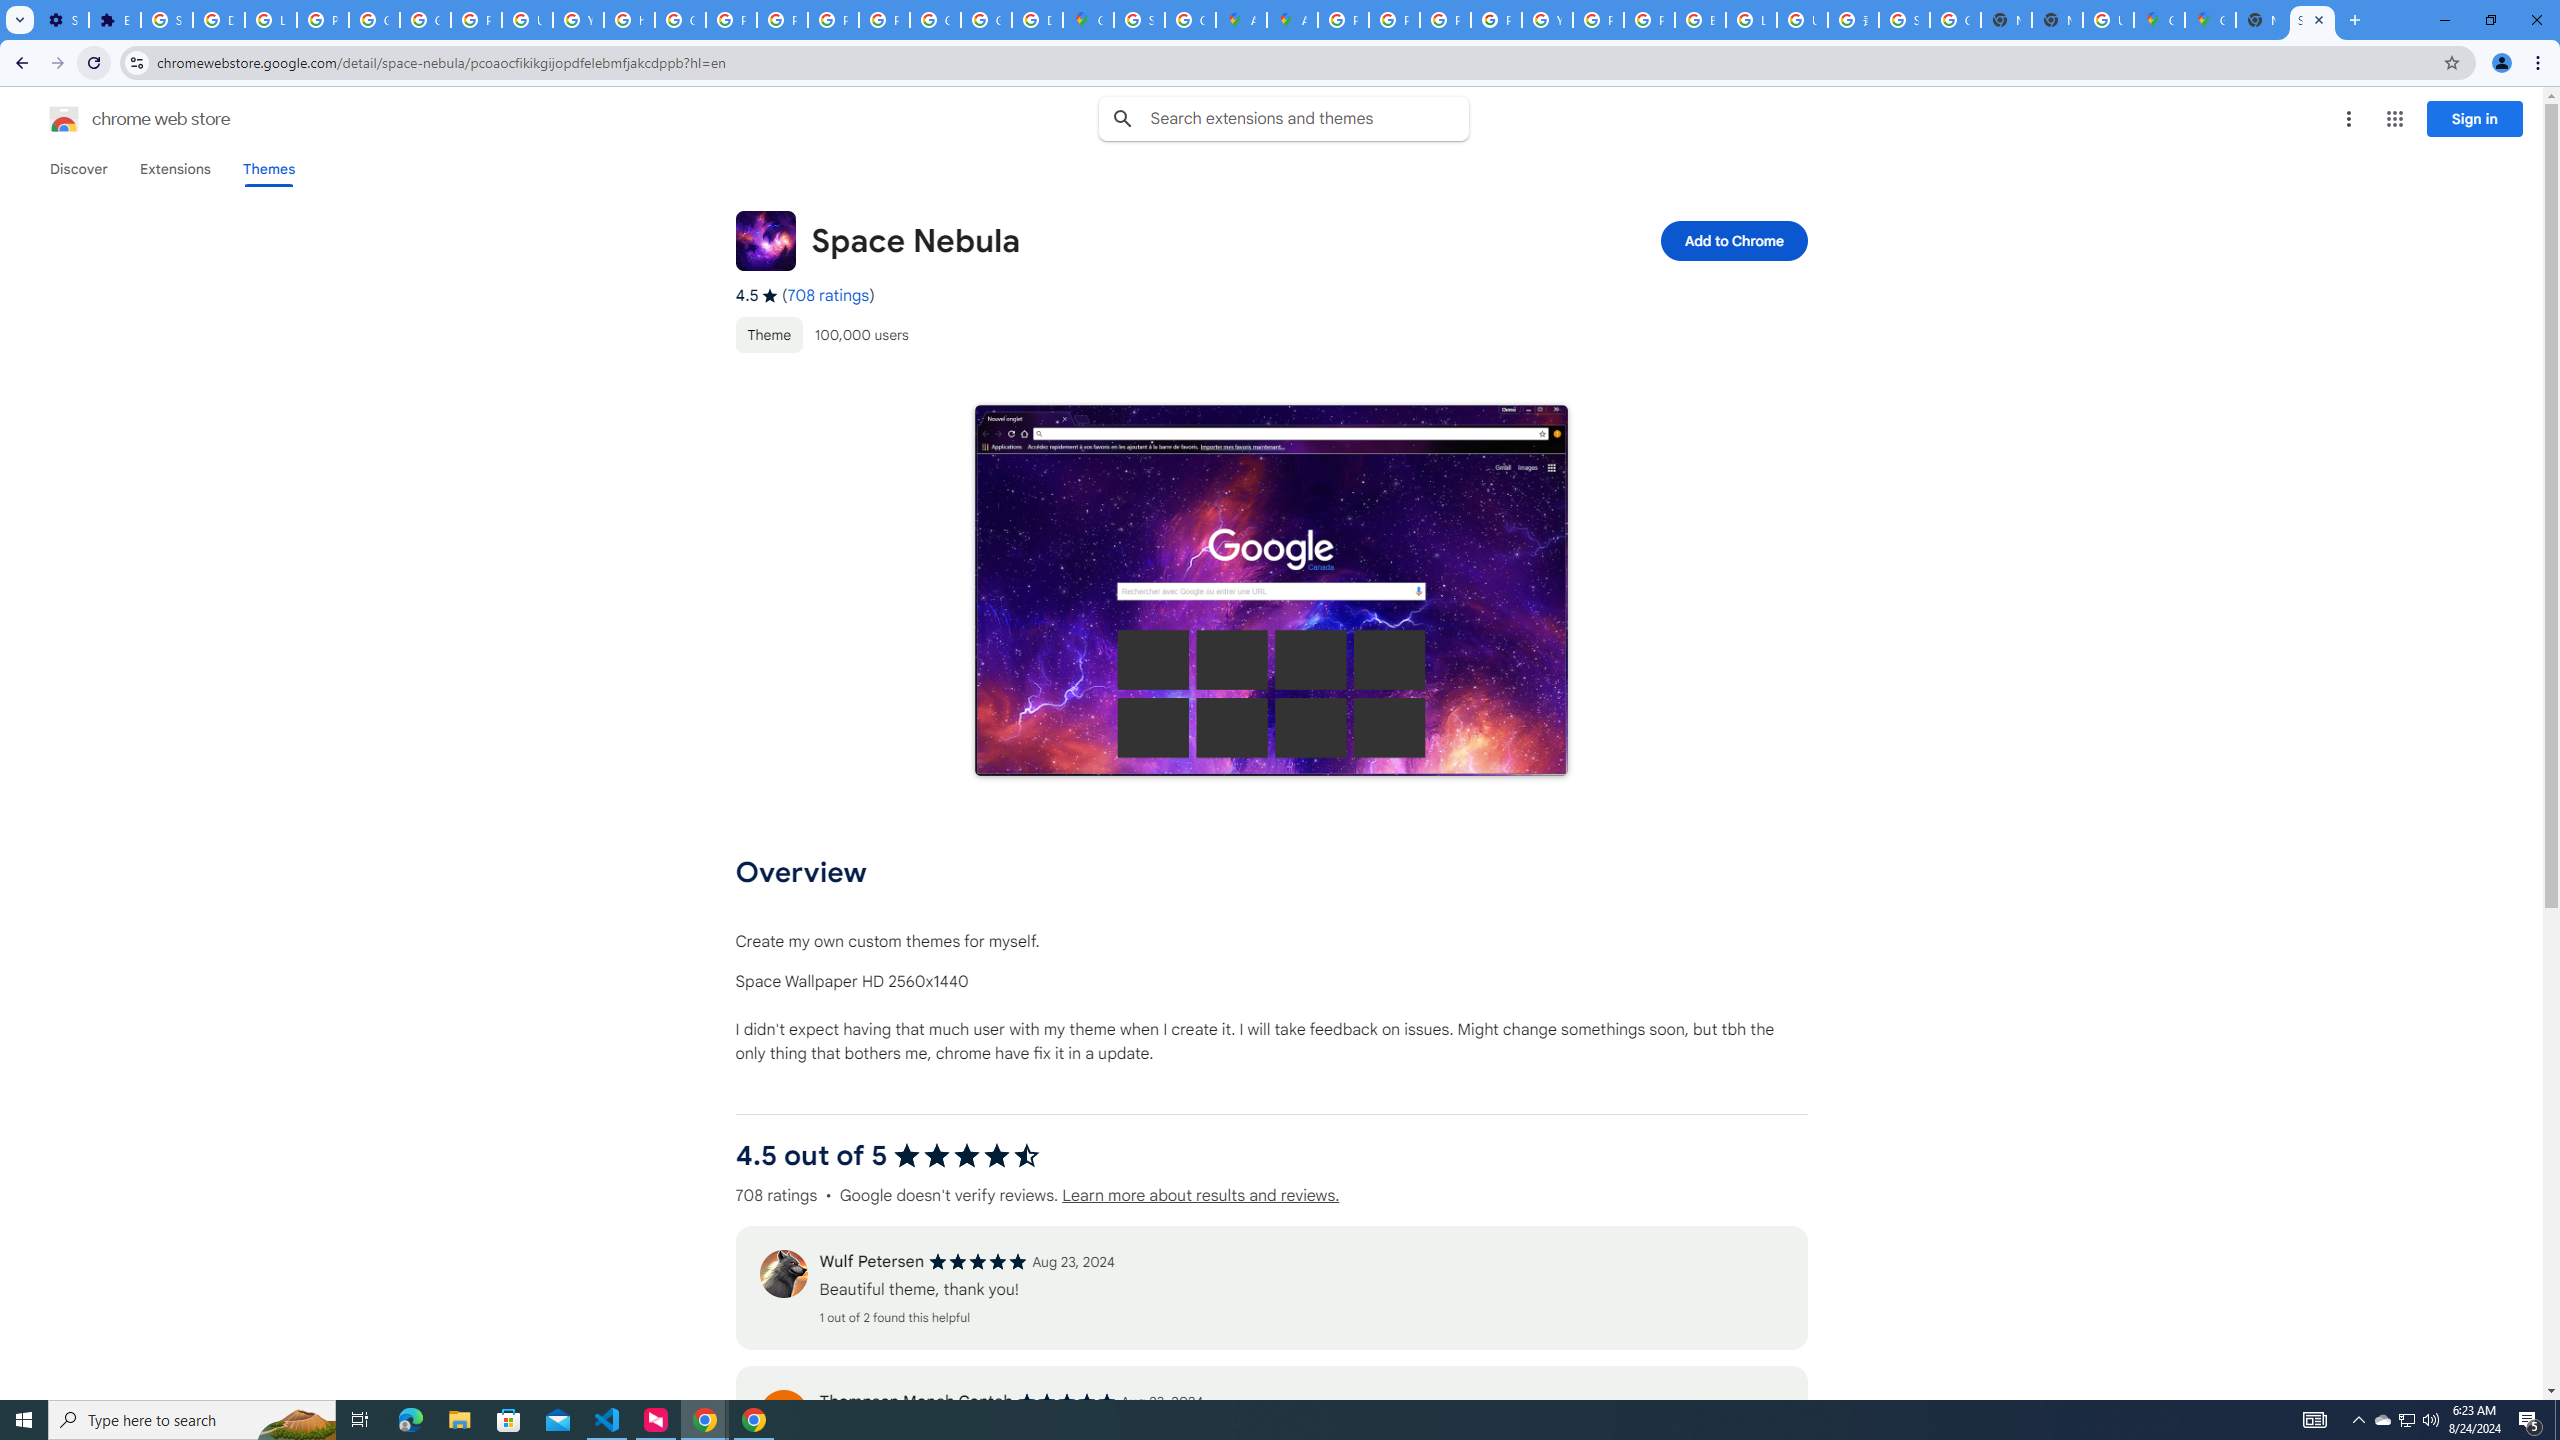  I want to click on 'Chrome Web Store logo', so click(64, 118).